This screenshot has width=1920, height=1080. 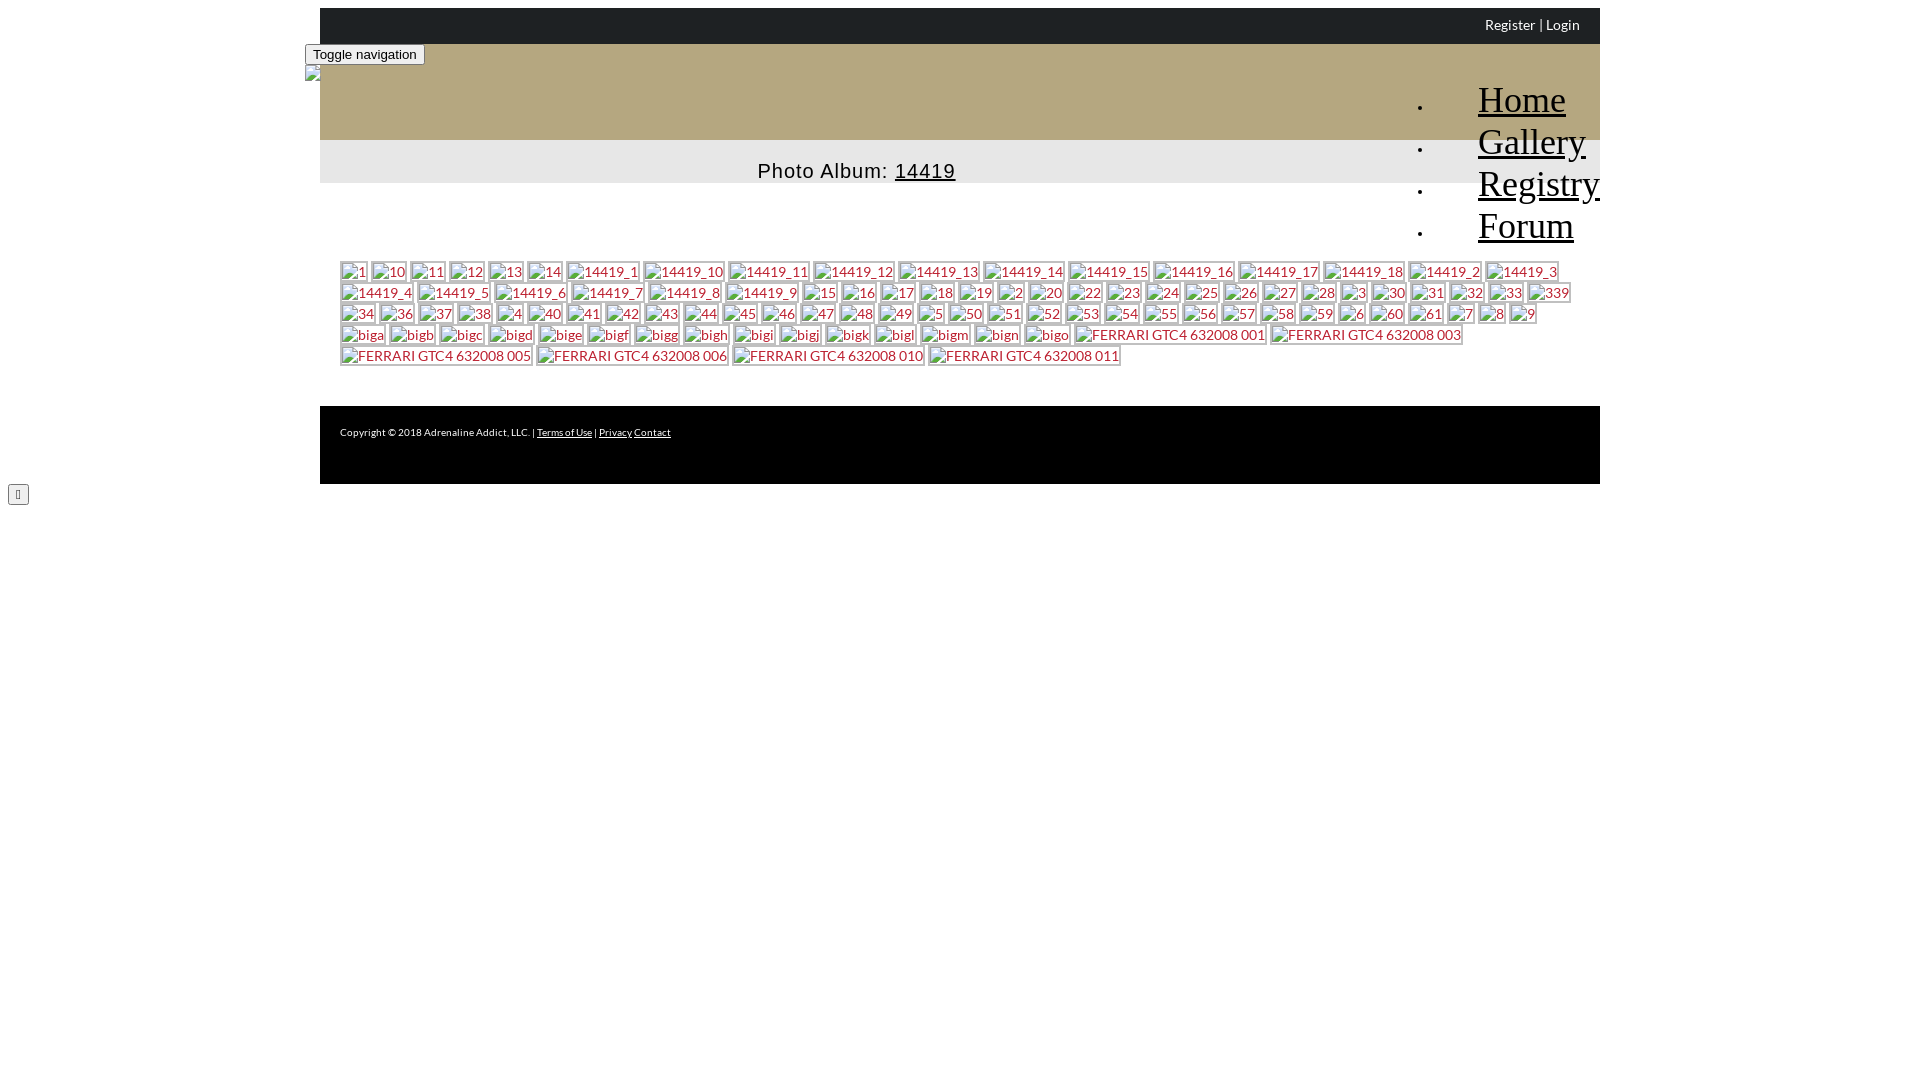 I want to click on 'bigo (click to enlarge)', so click(x=1046, y=333).